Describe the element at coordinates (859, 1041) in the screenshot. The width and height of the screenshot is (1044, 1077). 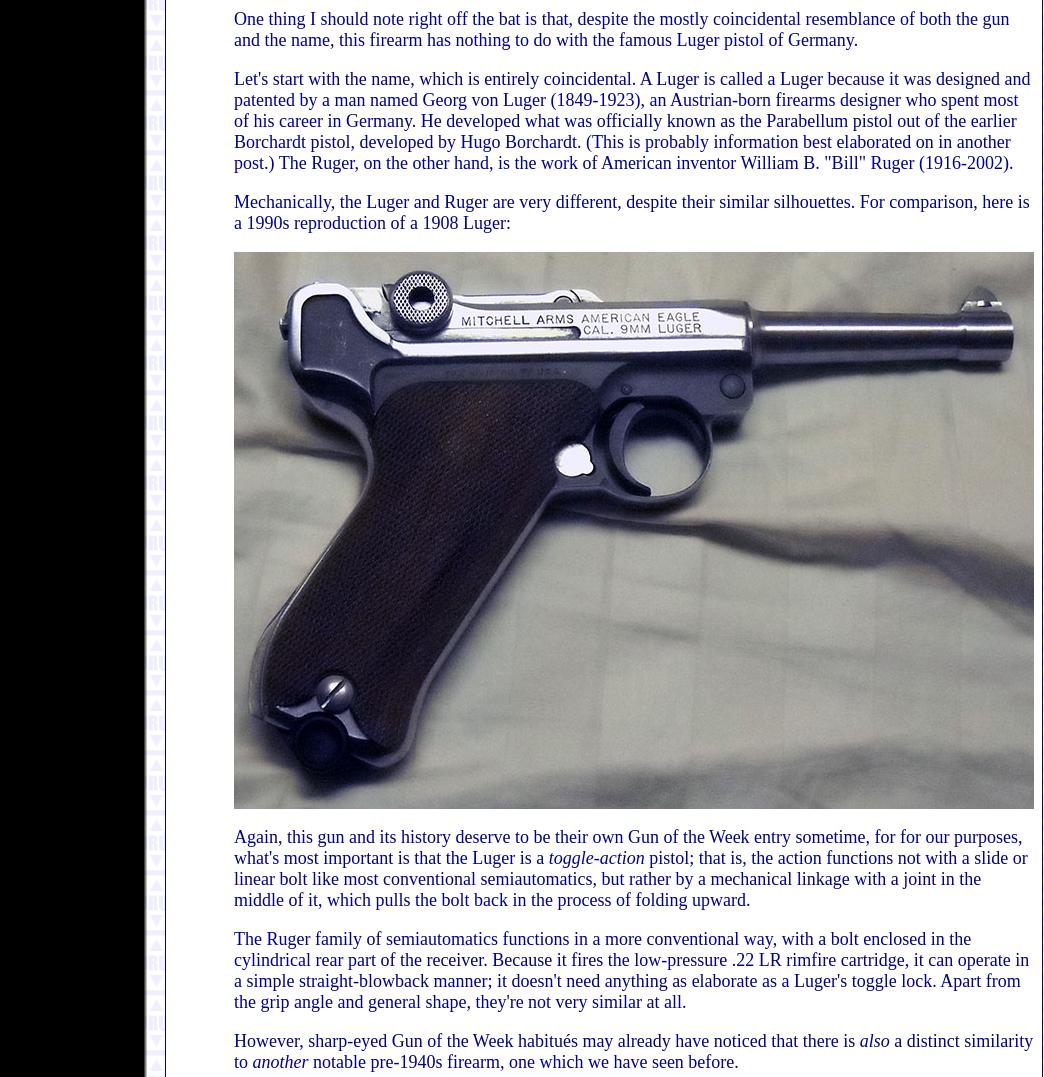
I see `'also'` at that location.